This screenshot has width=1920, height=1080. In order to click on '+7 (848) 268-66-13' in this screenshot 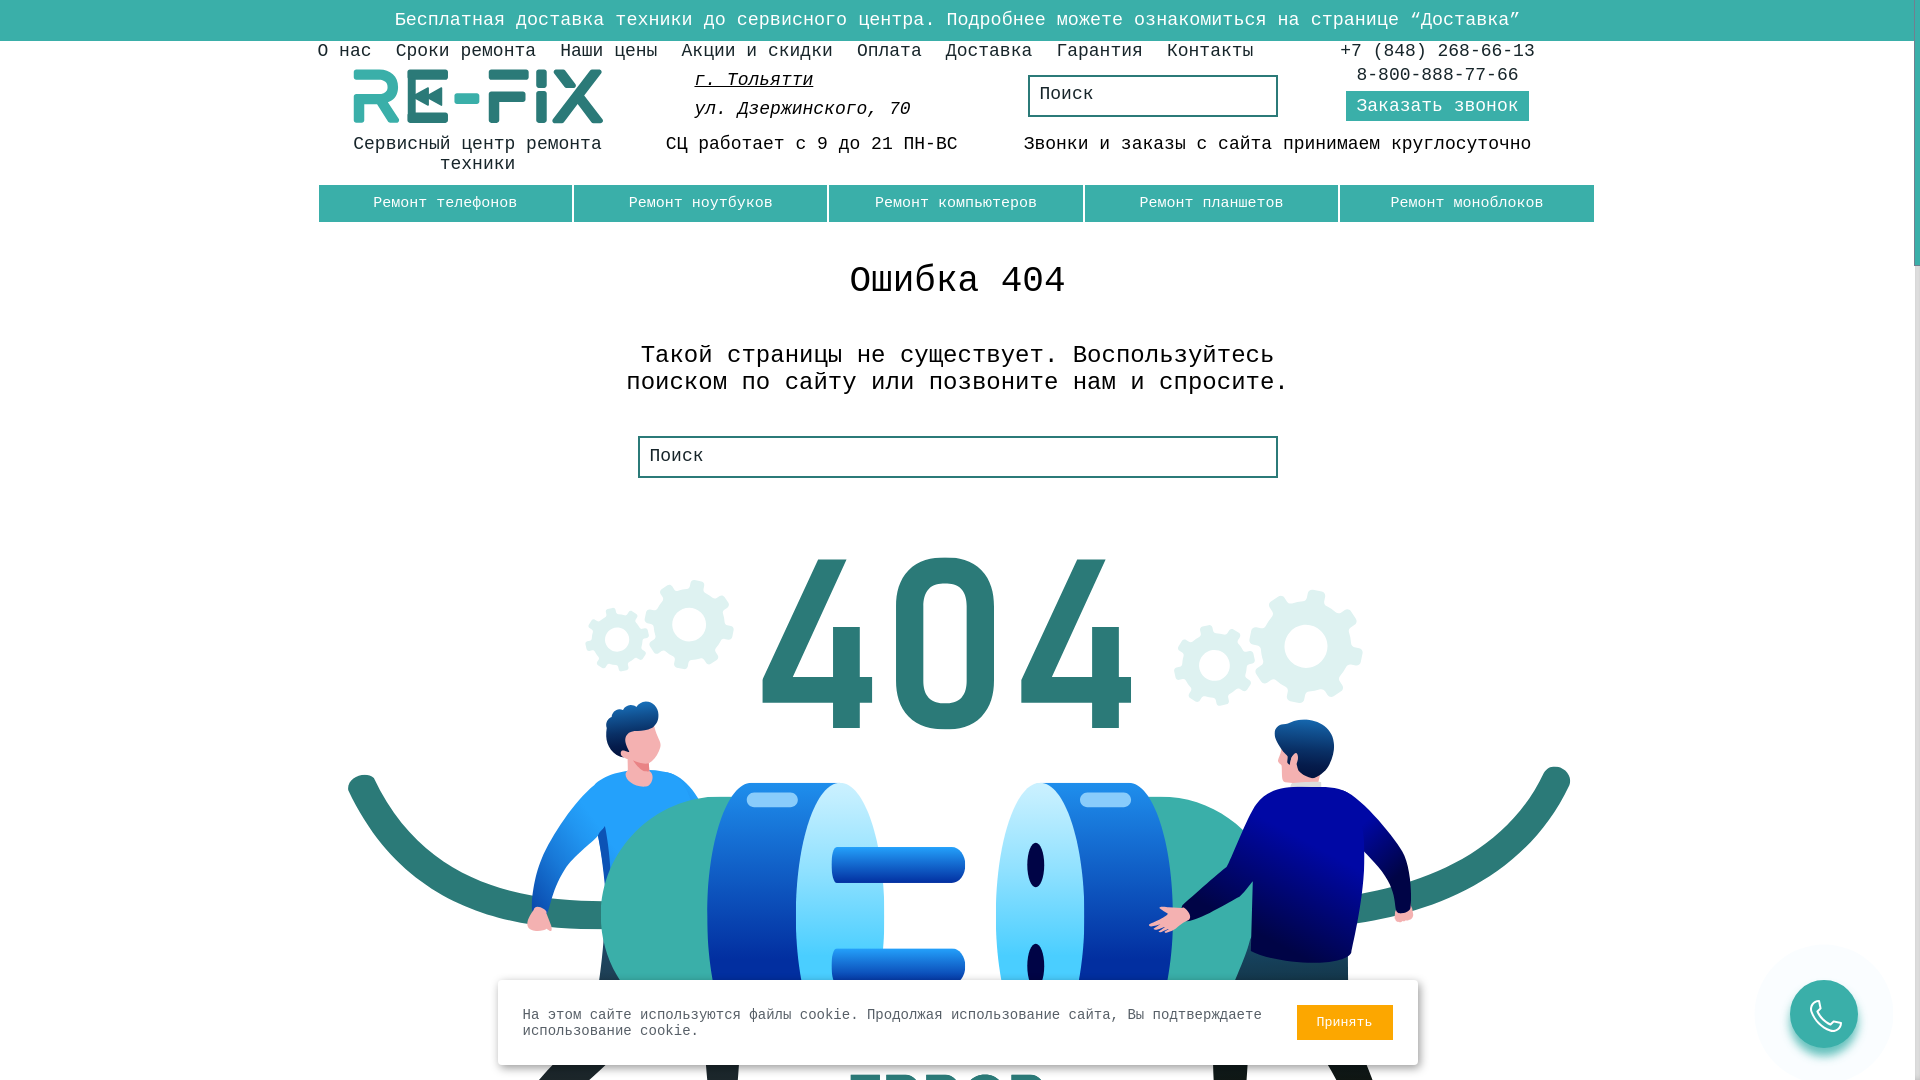, I will do `click(1435, 49)`.